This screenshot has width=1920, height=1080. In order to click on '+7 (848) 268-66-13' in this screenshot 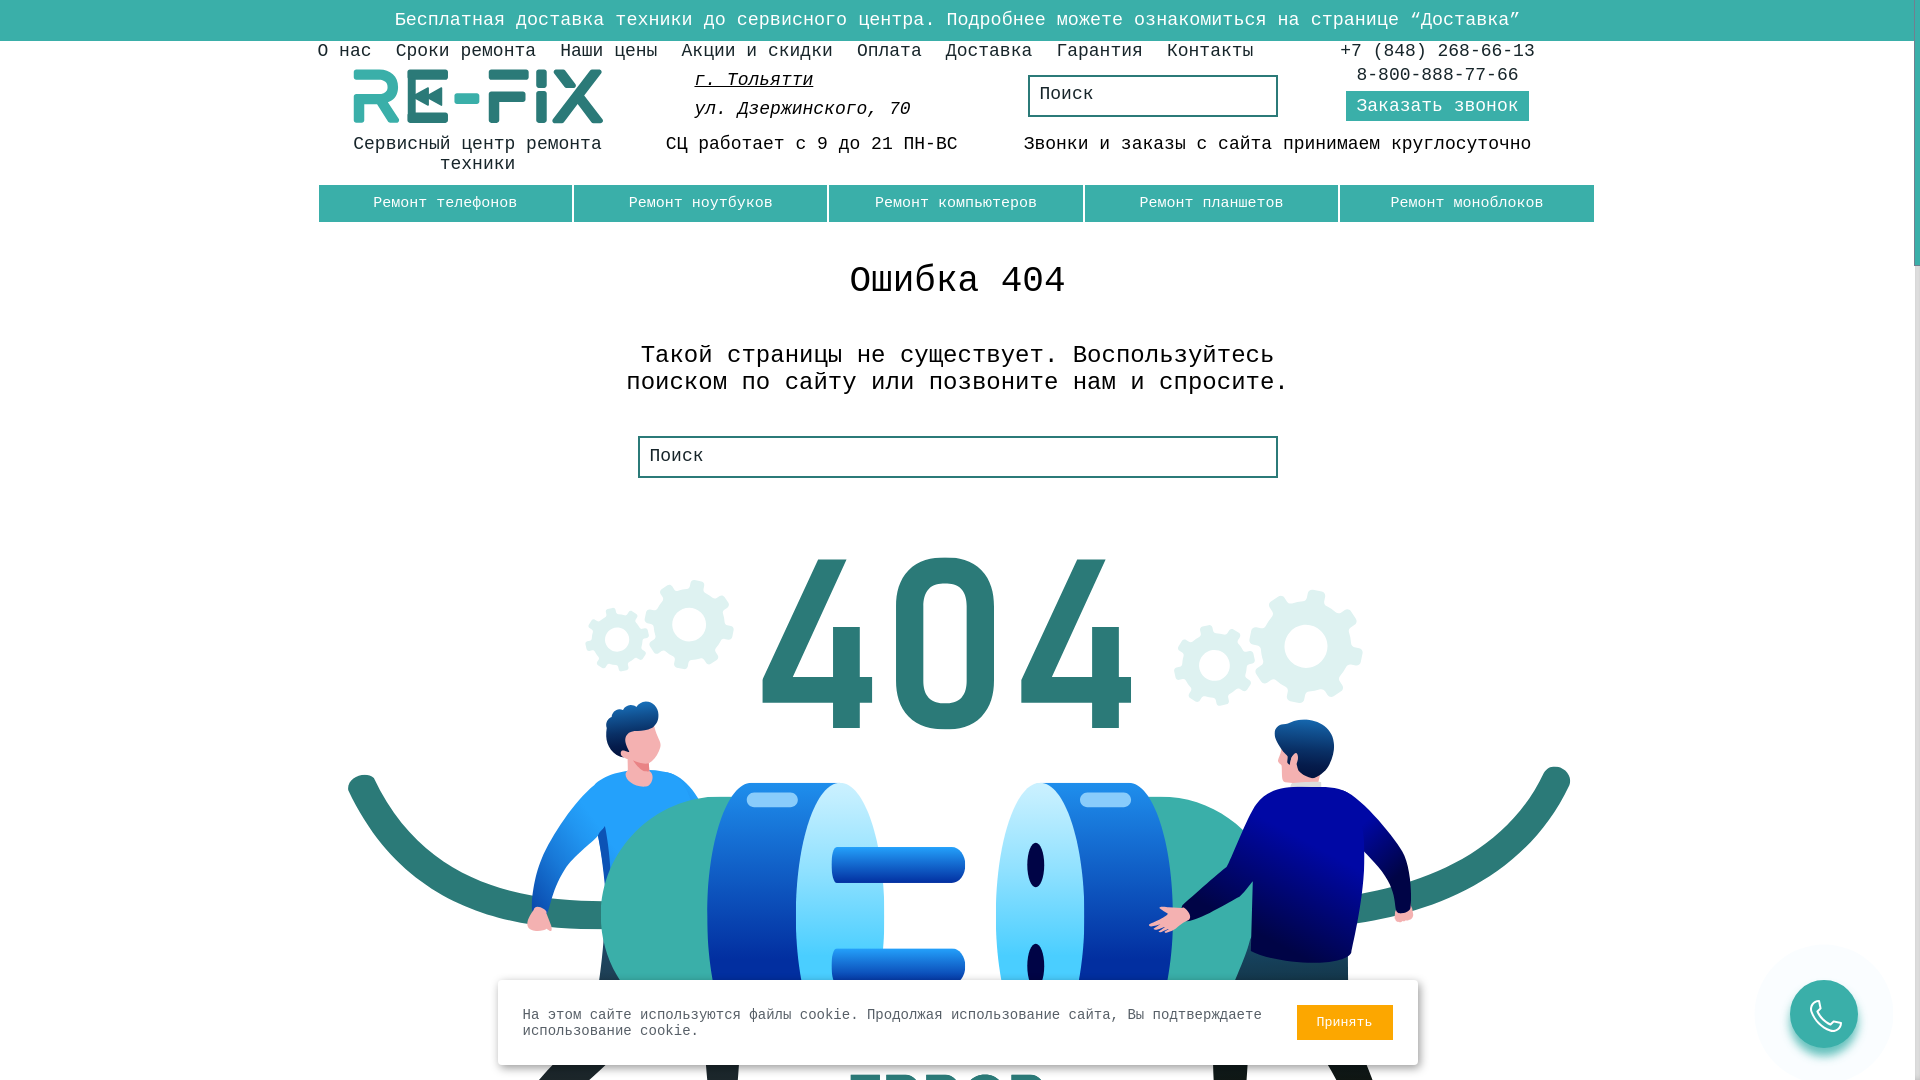, I will do `click(1435, 49)`.